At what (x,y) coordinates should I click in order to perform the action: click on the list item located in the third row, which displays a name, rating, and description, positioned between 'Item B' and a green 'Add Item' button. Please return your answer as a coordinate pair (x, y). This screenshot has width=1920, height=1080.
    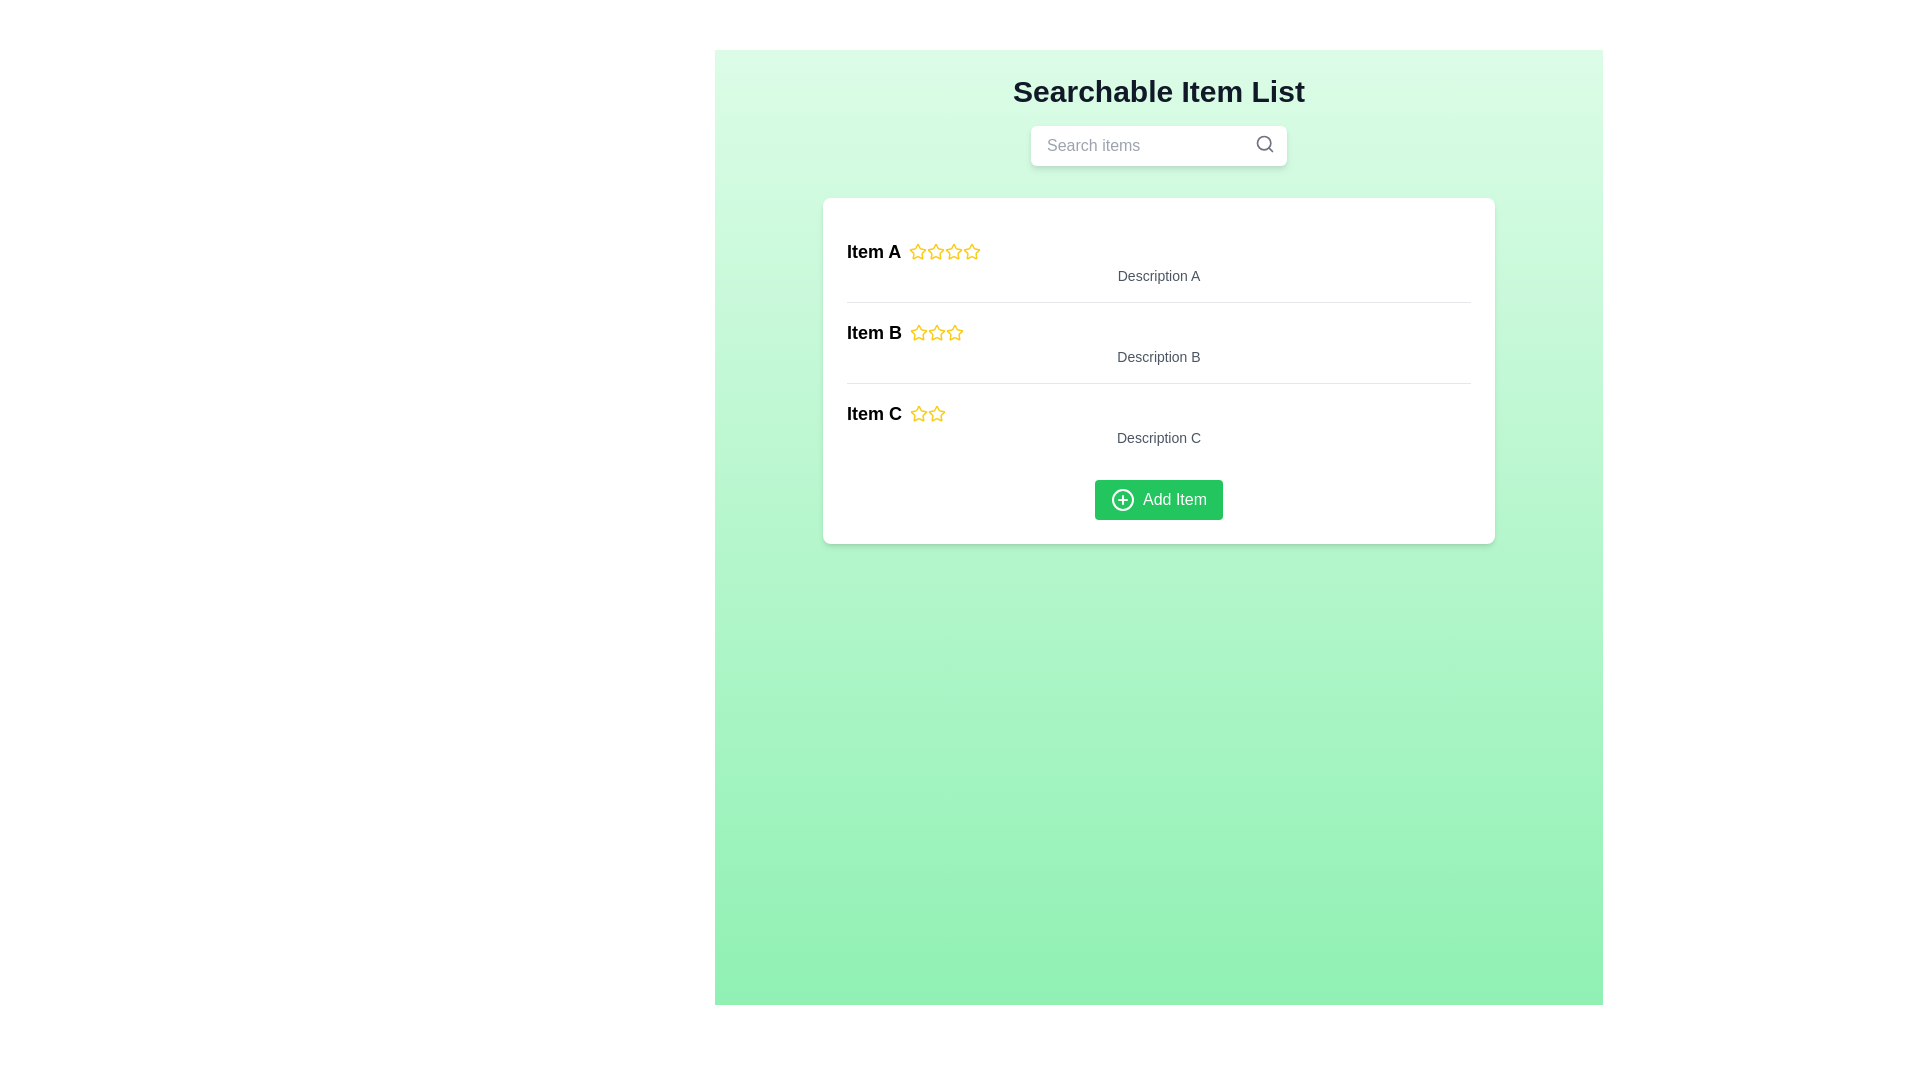
    Looking at the image, I should click on (1158, 422).